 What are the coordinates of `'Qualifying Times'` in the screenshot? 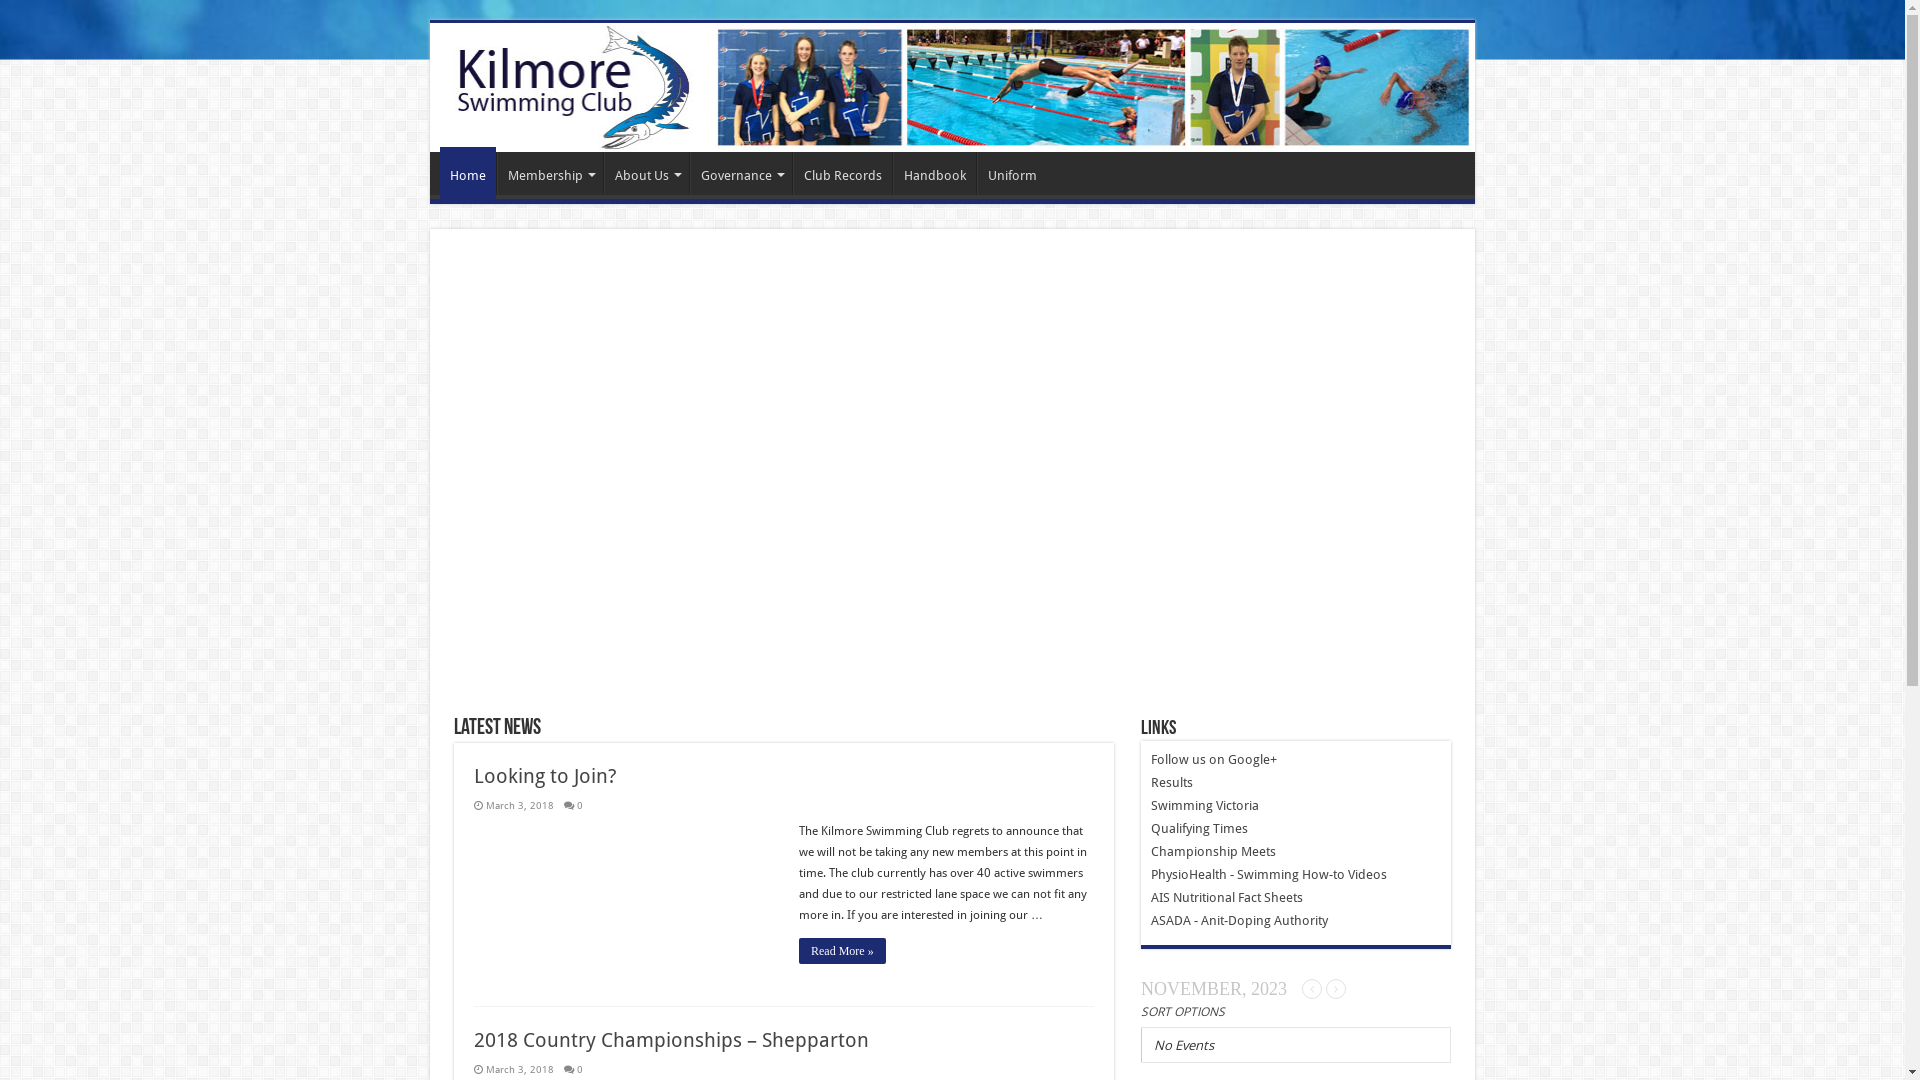 It's located at (1199, 827).